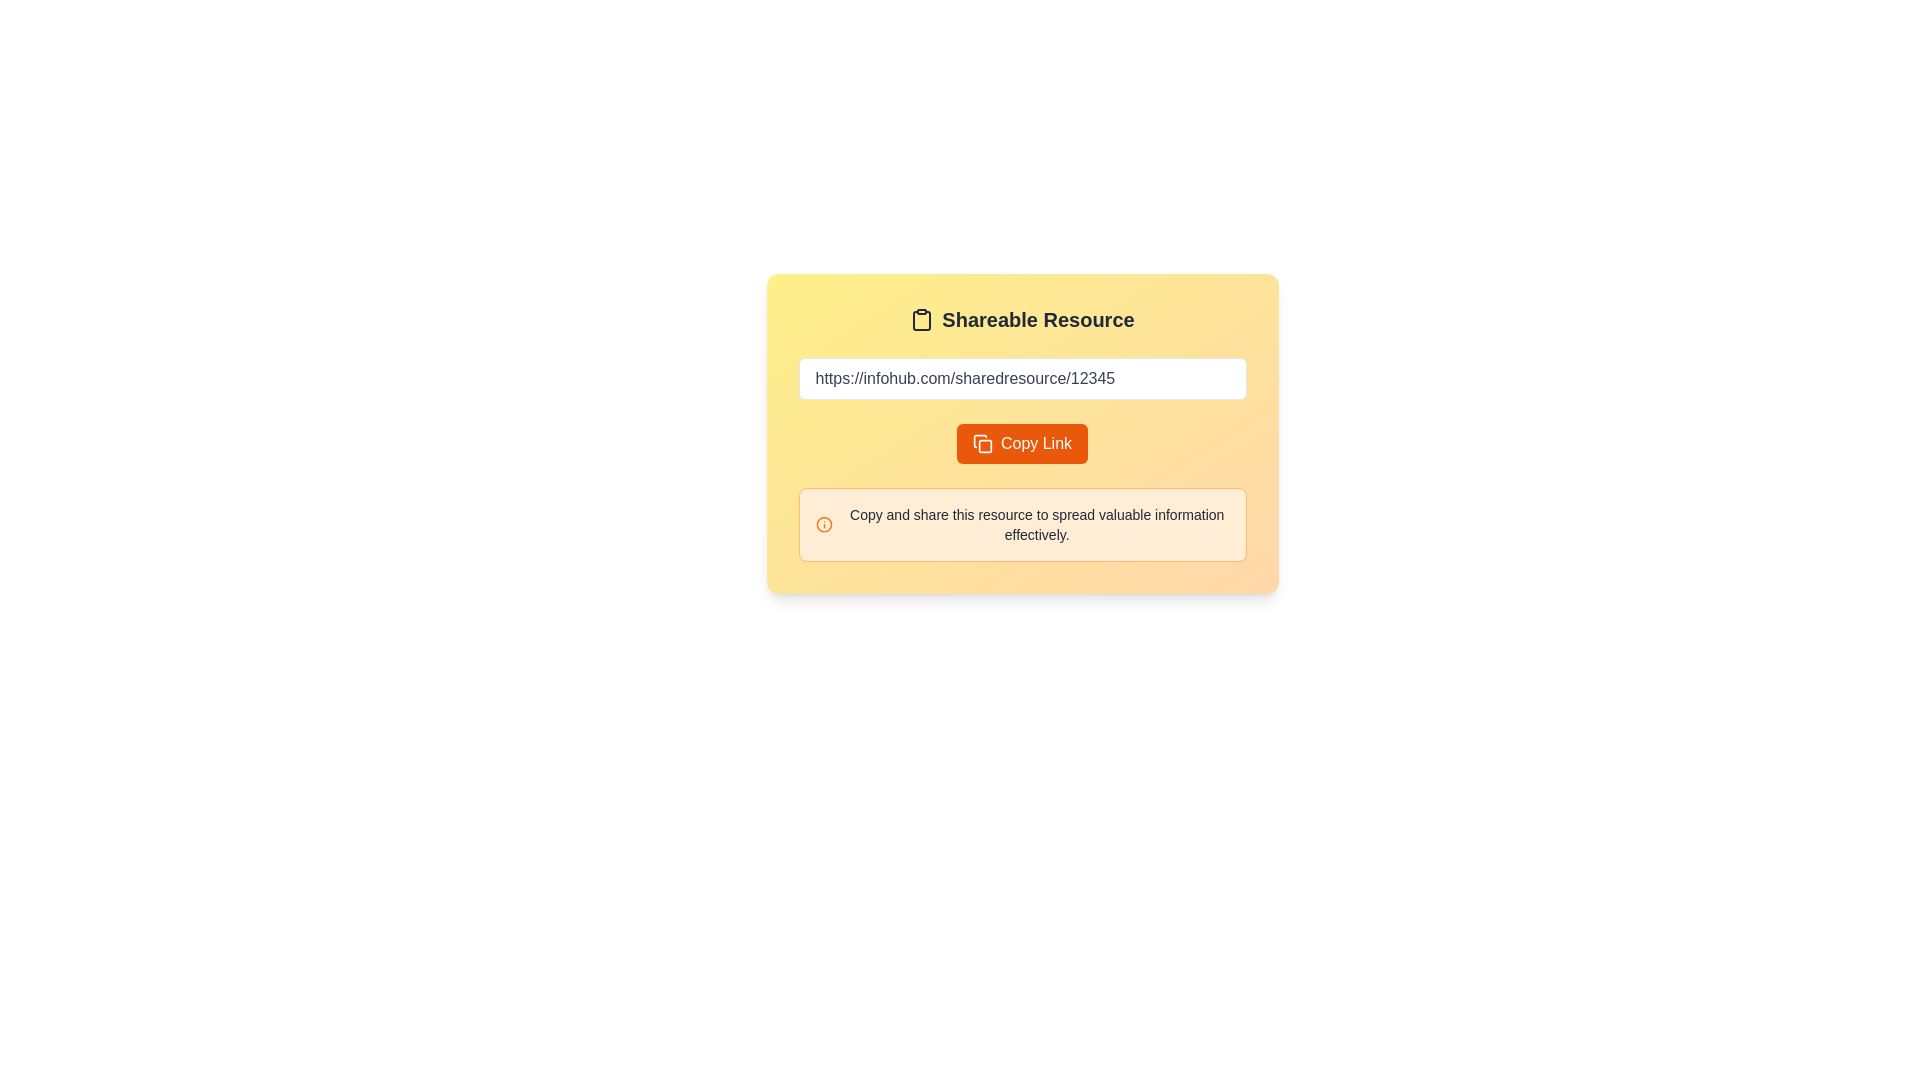  Describe the element at coordinates (824, 523) in the screenshot. I see `the informational icon located in the bottom-left section of the orange notification box, adjacent to the text message that reads, "Copy and share this resource to spread valuable information effectively."` at that location.